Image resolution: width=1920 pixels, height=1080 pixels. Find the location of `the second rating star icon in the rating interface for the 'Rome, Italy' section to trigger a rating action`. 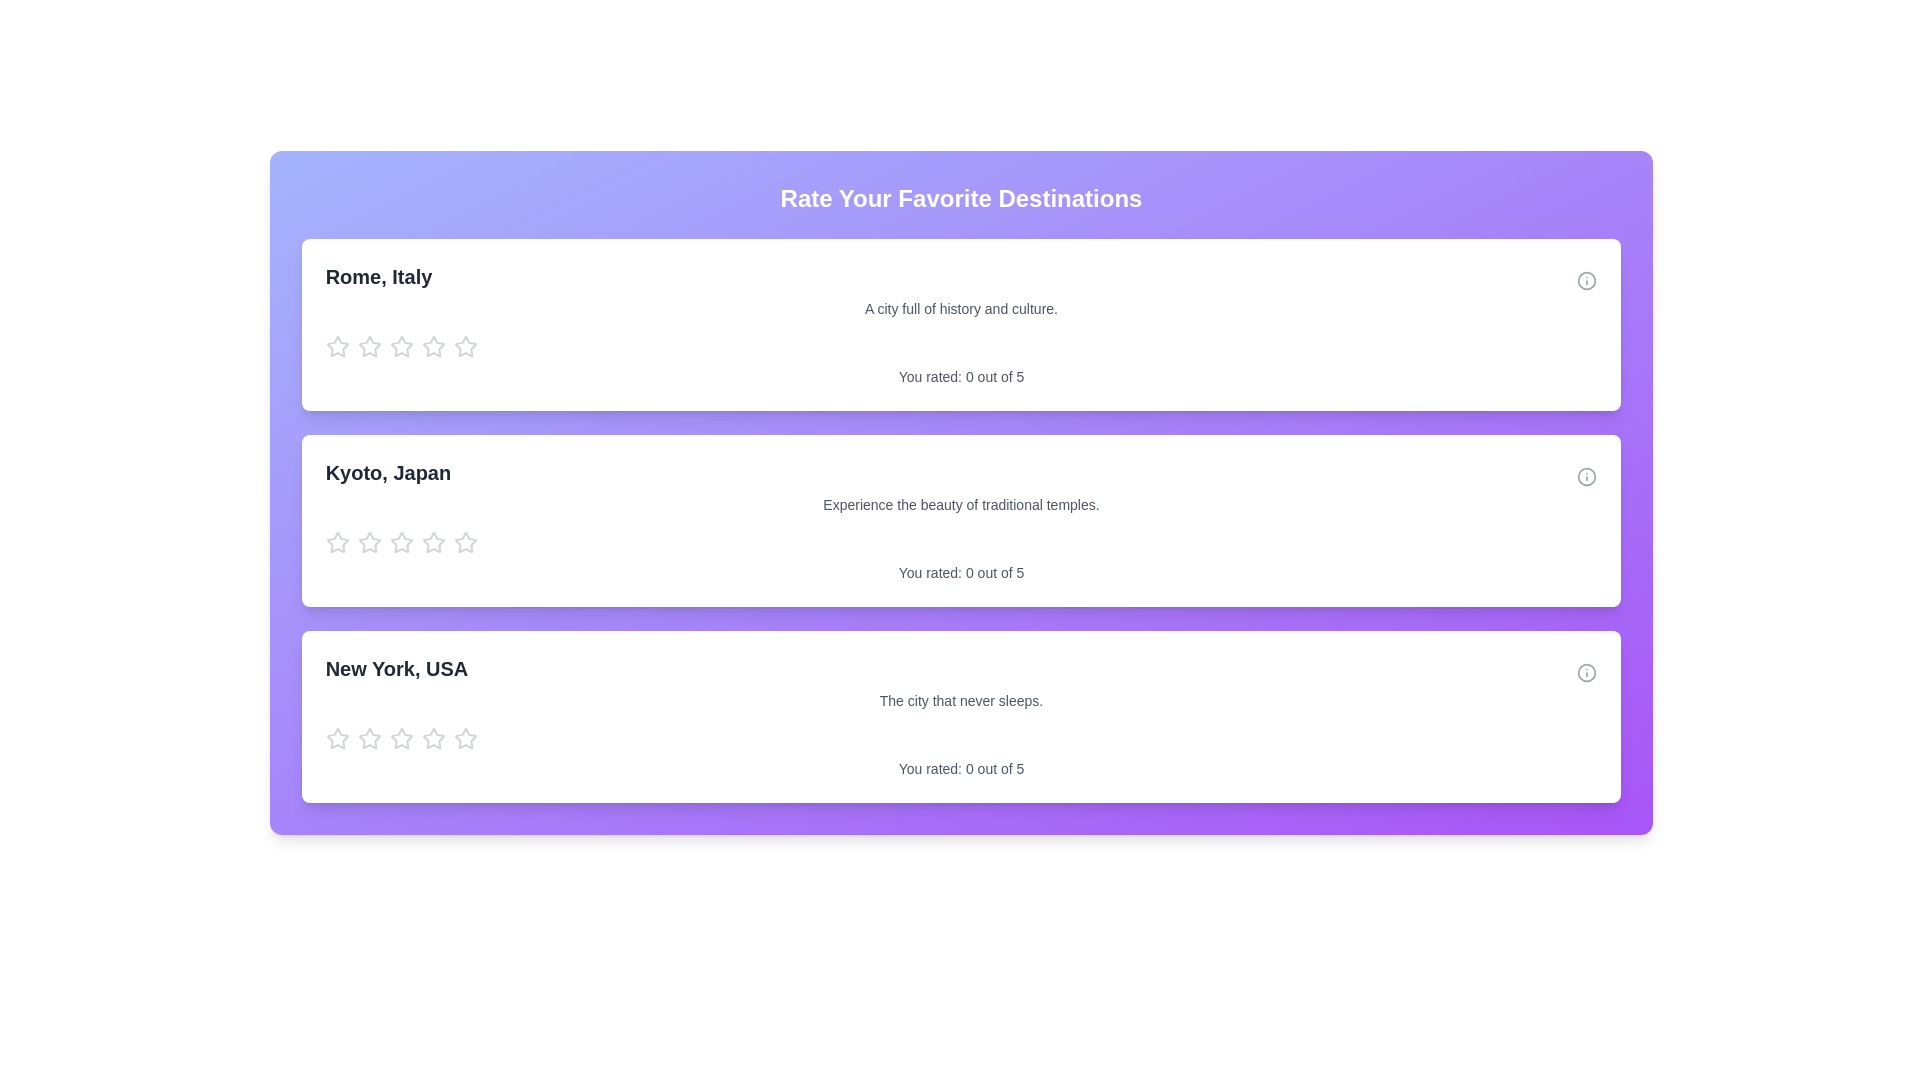

the second rating star icon in the rating interface for the 'Rome, Italy' section to trigger a rating action is located at coordinates (400, 345).